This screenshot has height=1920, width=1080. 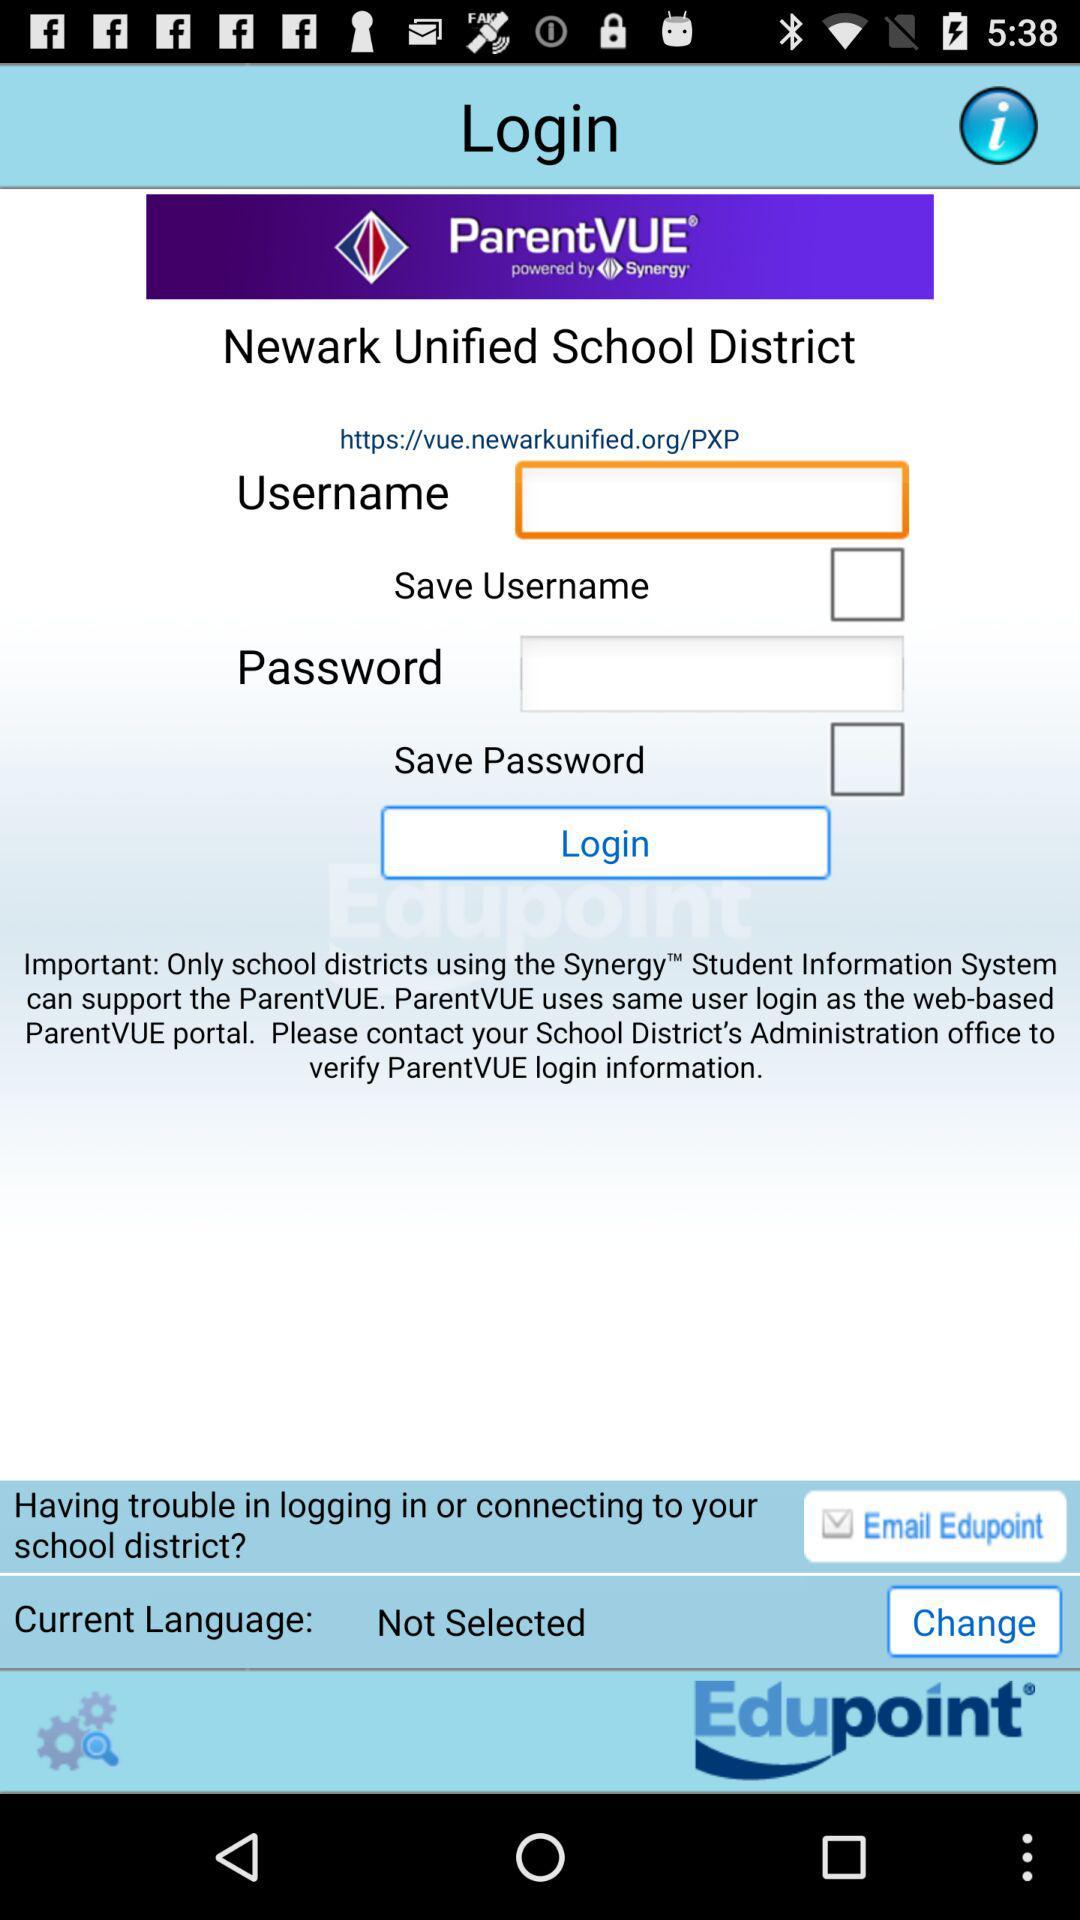 What do you see at coordinates (77, 1730) in the screenshot?
I see `the endupoint` at bounding box center [77, 1730].